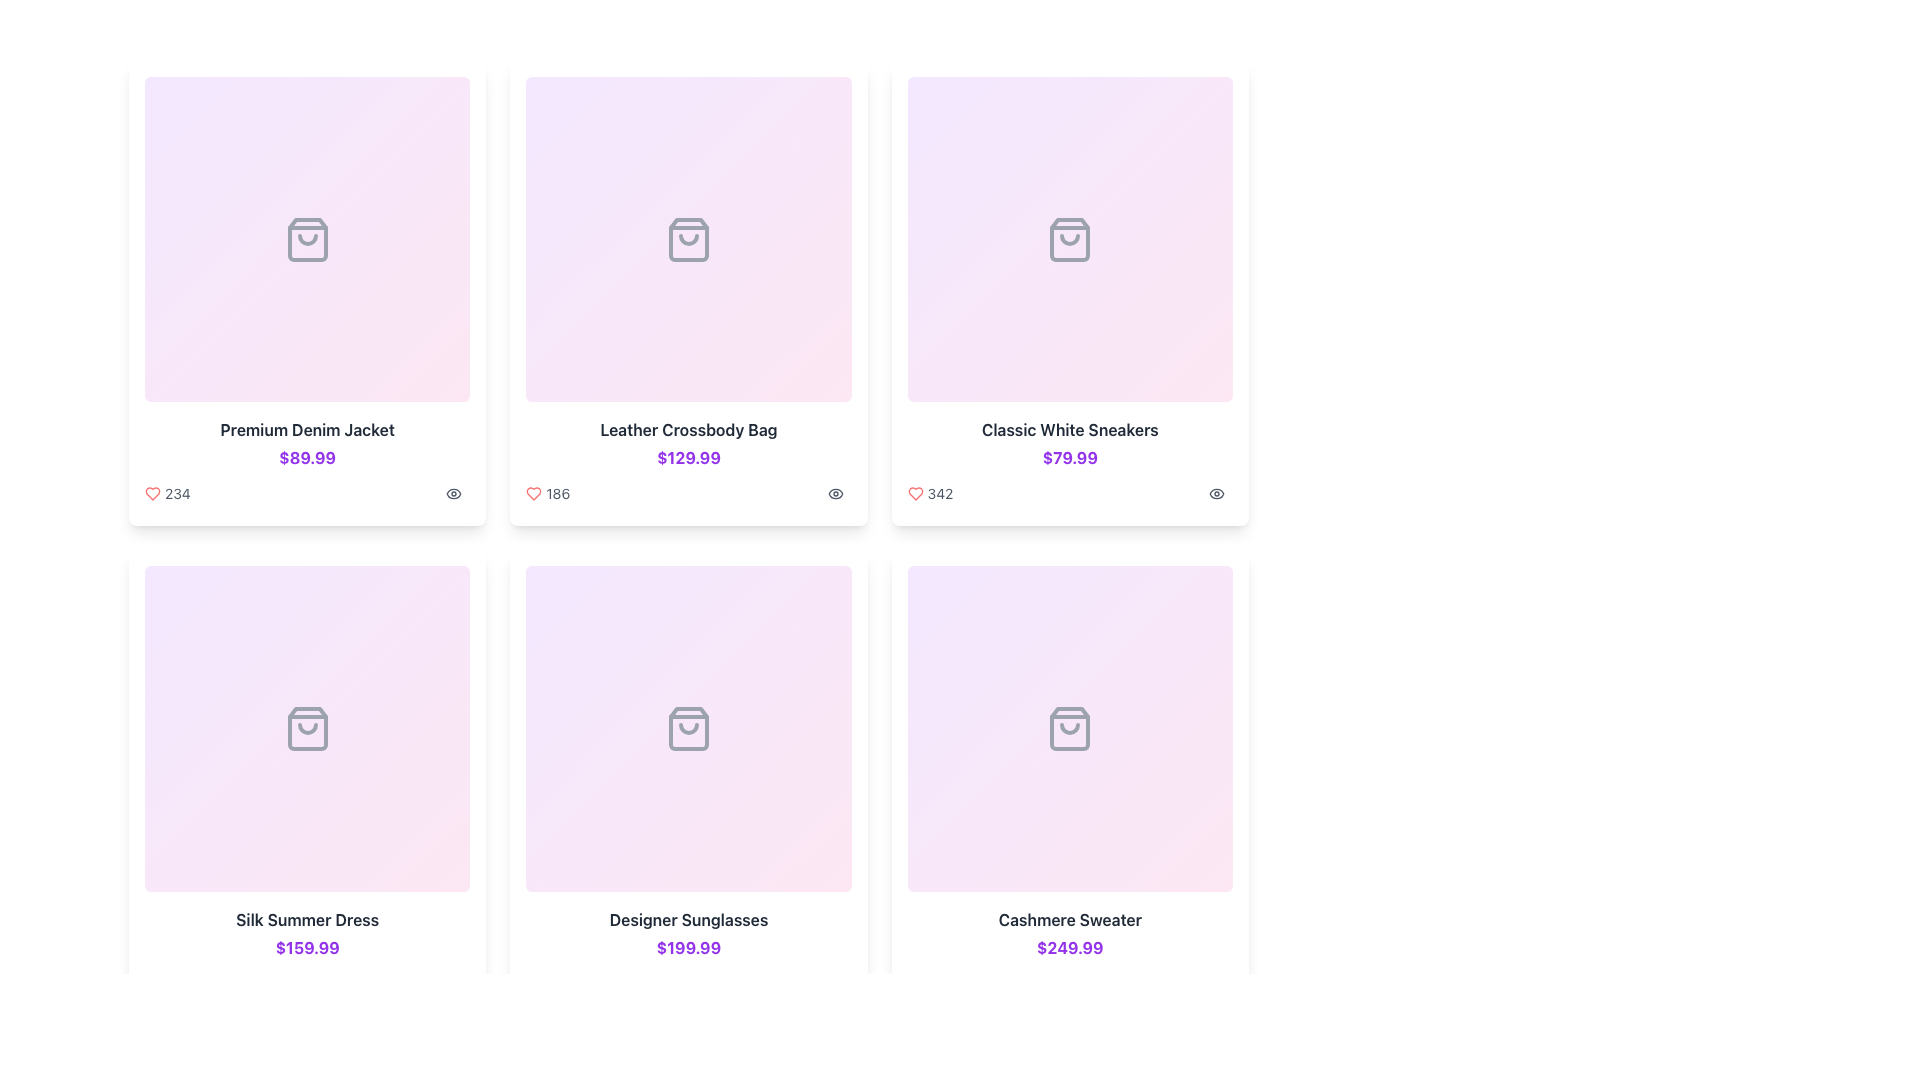 Image resolution: width=1920 pixels, height=1080 pixels. Describe the element at coordinates (688, 238) in the screenshot. I see `the image placeholder icon representing the product category in the second card of the top row, which visually depicts the 'Leather Crossbody Bag'` at that location.